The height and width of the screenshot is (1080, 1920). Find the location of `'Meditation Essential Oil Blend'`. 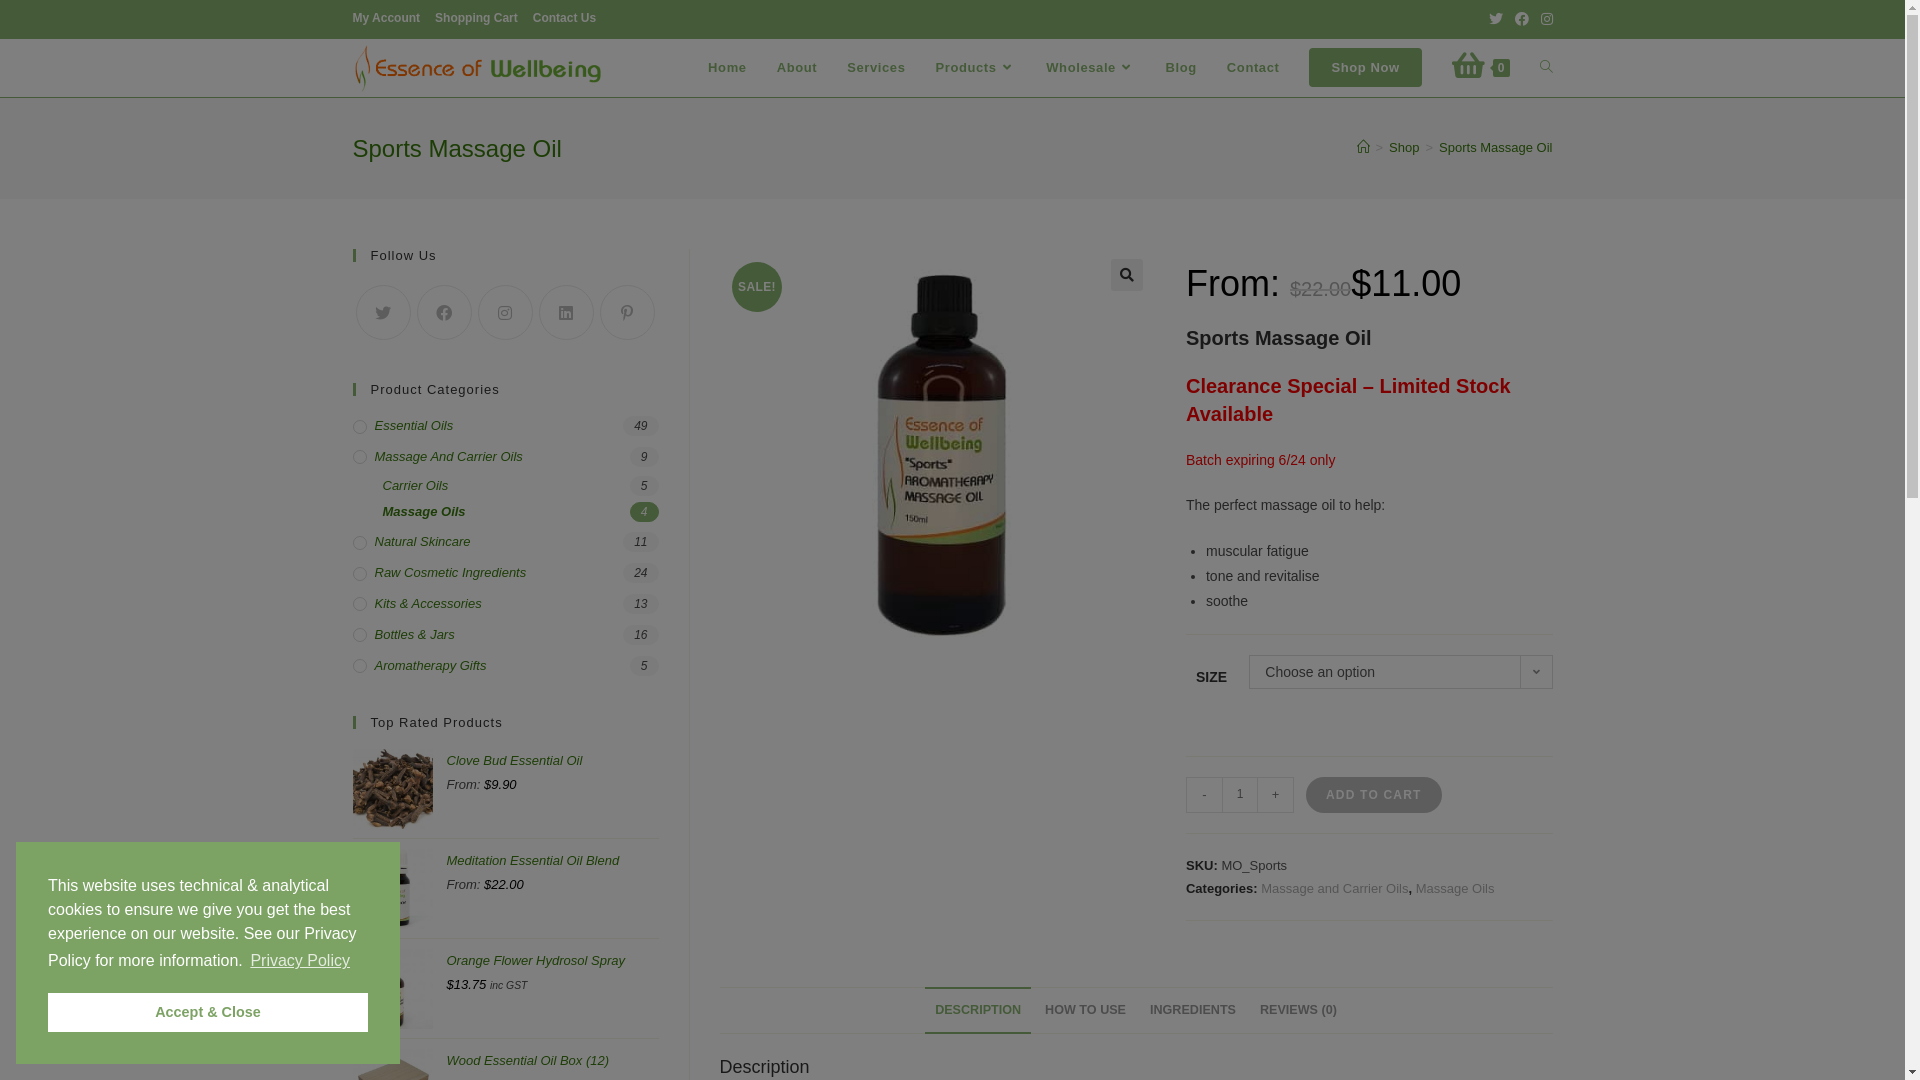

'Meditation Essential Oil Blend' is located at coordinates (445, 870).